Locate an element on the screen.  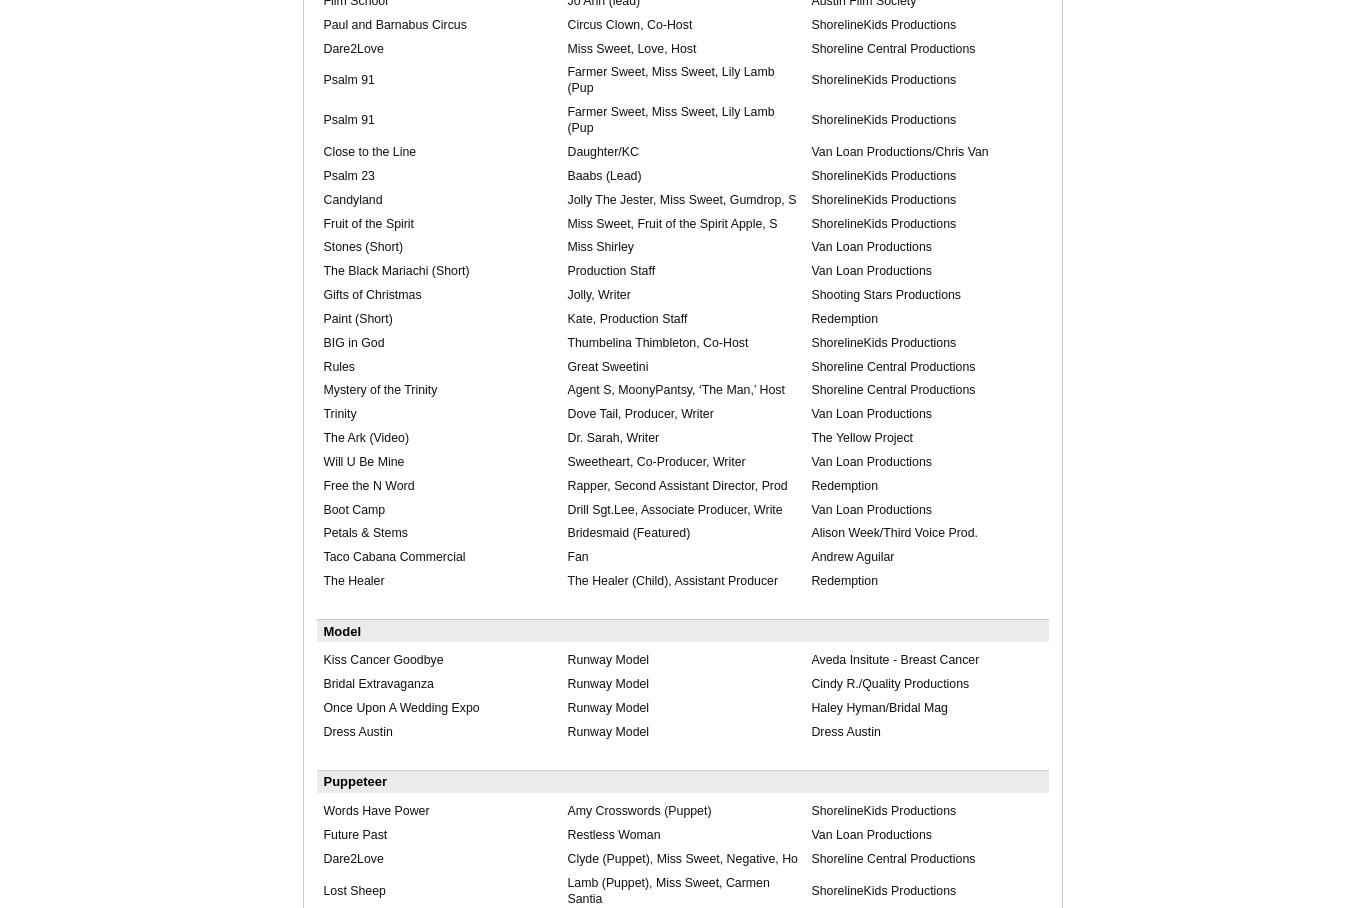
'Bridal Extravaganza' is located at coordinates (323, 682).